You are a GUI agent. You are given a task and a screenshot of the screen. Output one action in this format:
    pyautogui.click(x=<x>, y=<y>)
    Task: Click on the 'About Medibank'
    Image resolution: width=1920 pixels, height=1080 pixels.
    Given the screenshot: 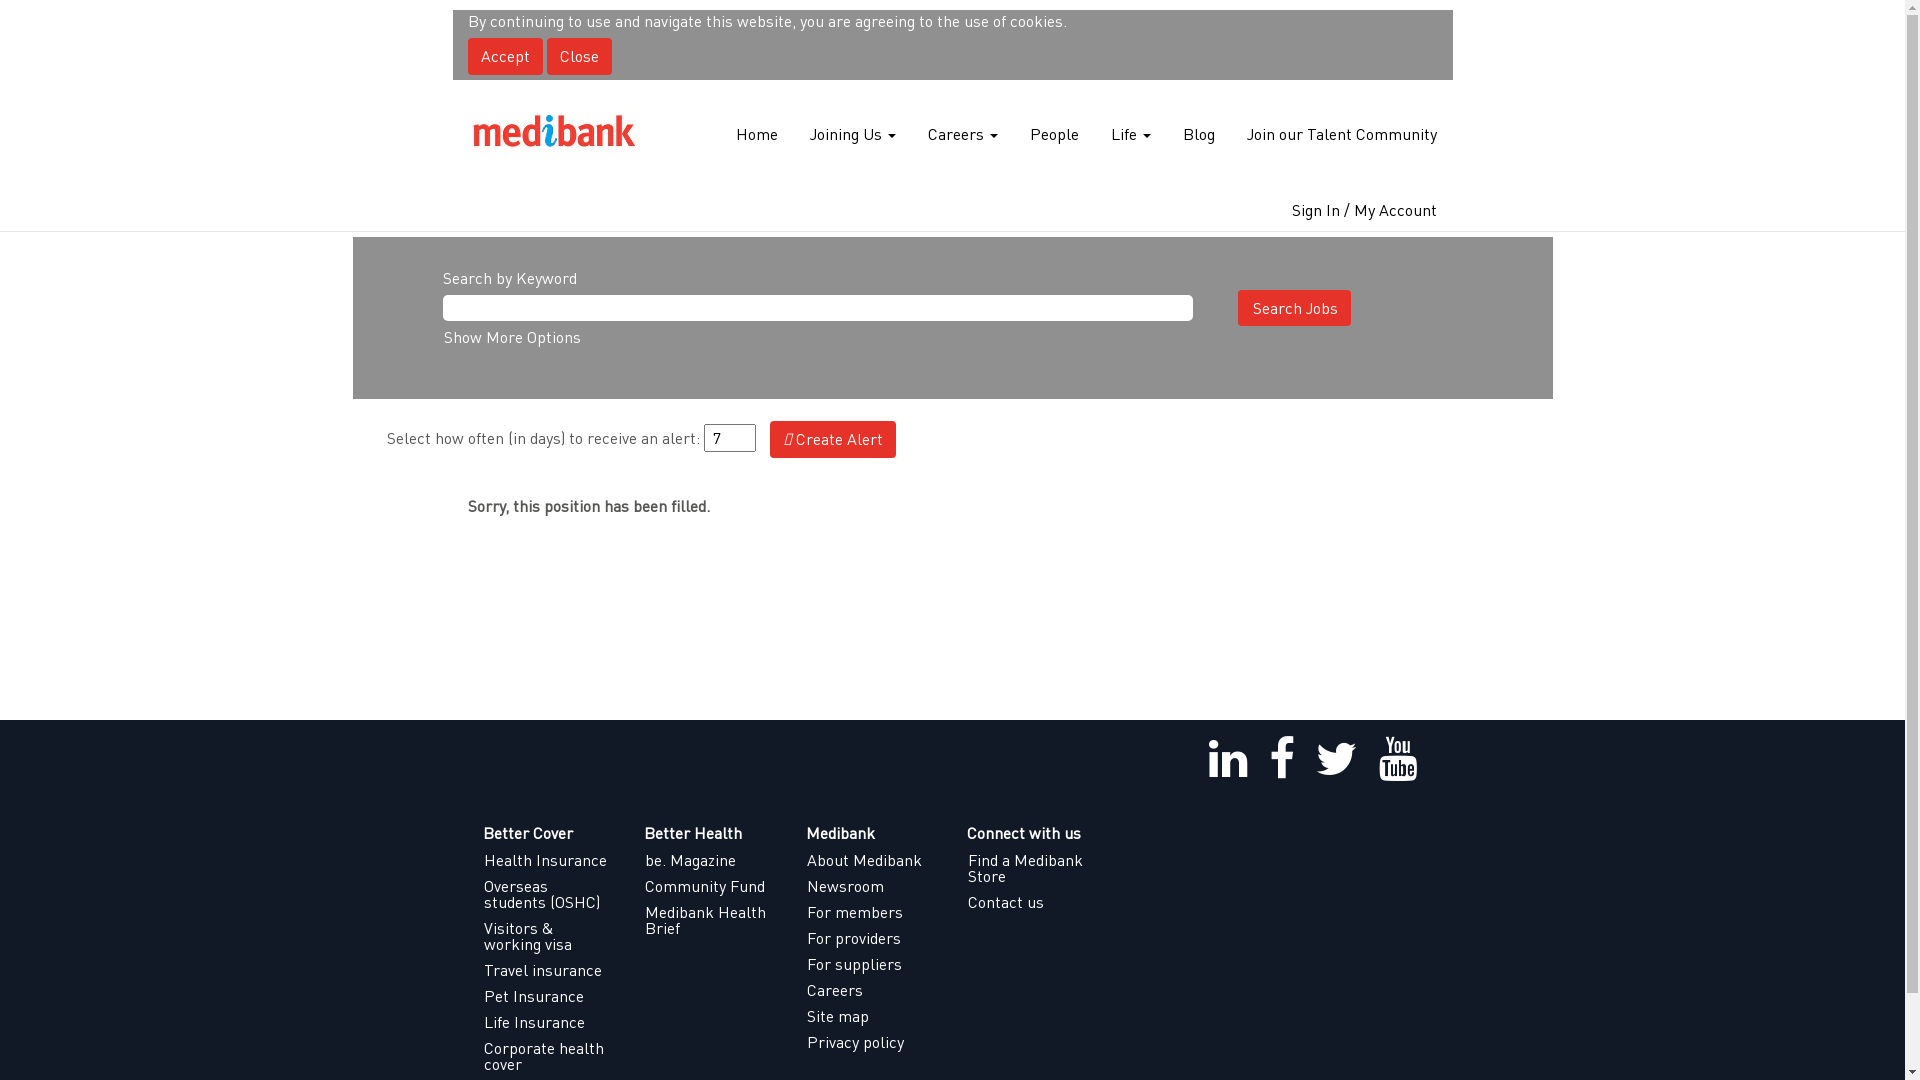 What is the action you would take?
    pyautogui.click(x=806, y=859)
    